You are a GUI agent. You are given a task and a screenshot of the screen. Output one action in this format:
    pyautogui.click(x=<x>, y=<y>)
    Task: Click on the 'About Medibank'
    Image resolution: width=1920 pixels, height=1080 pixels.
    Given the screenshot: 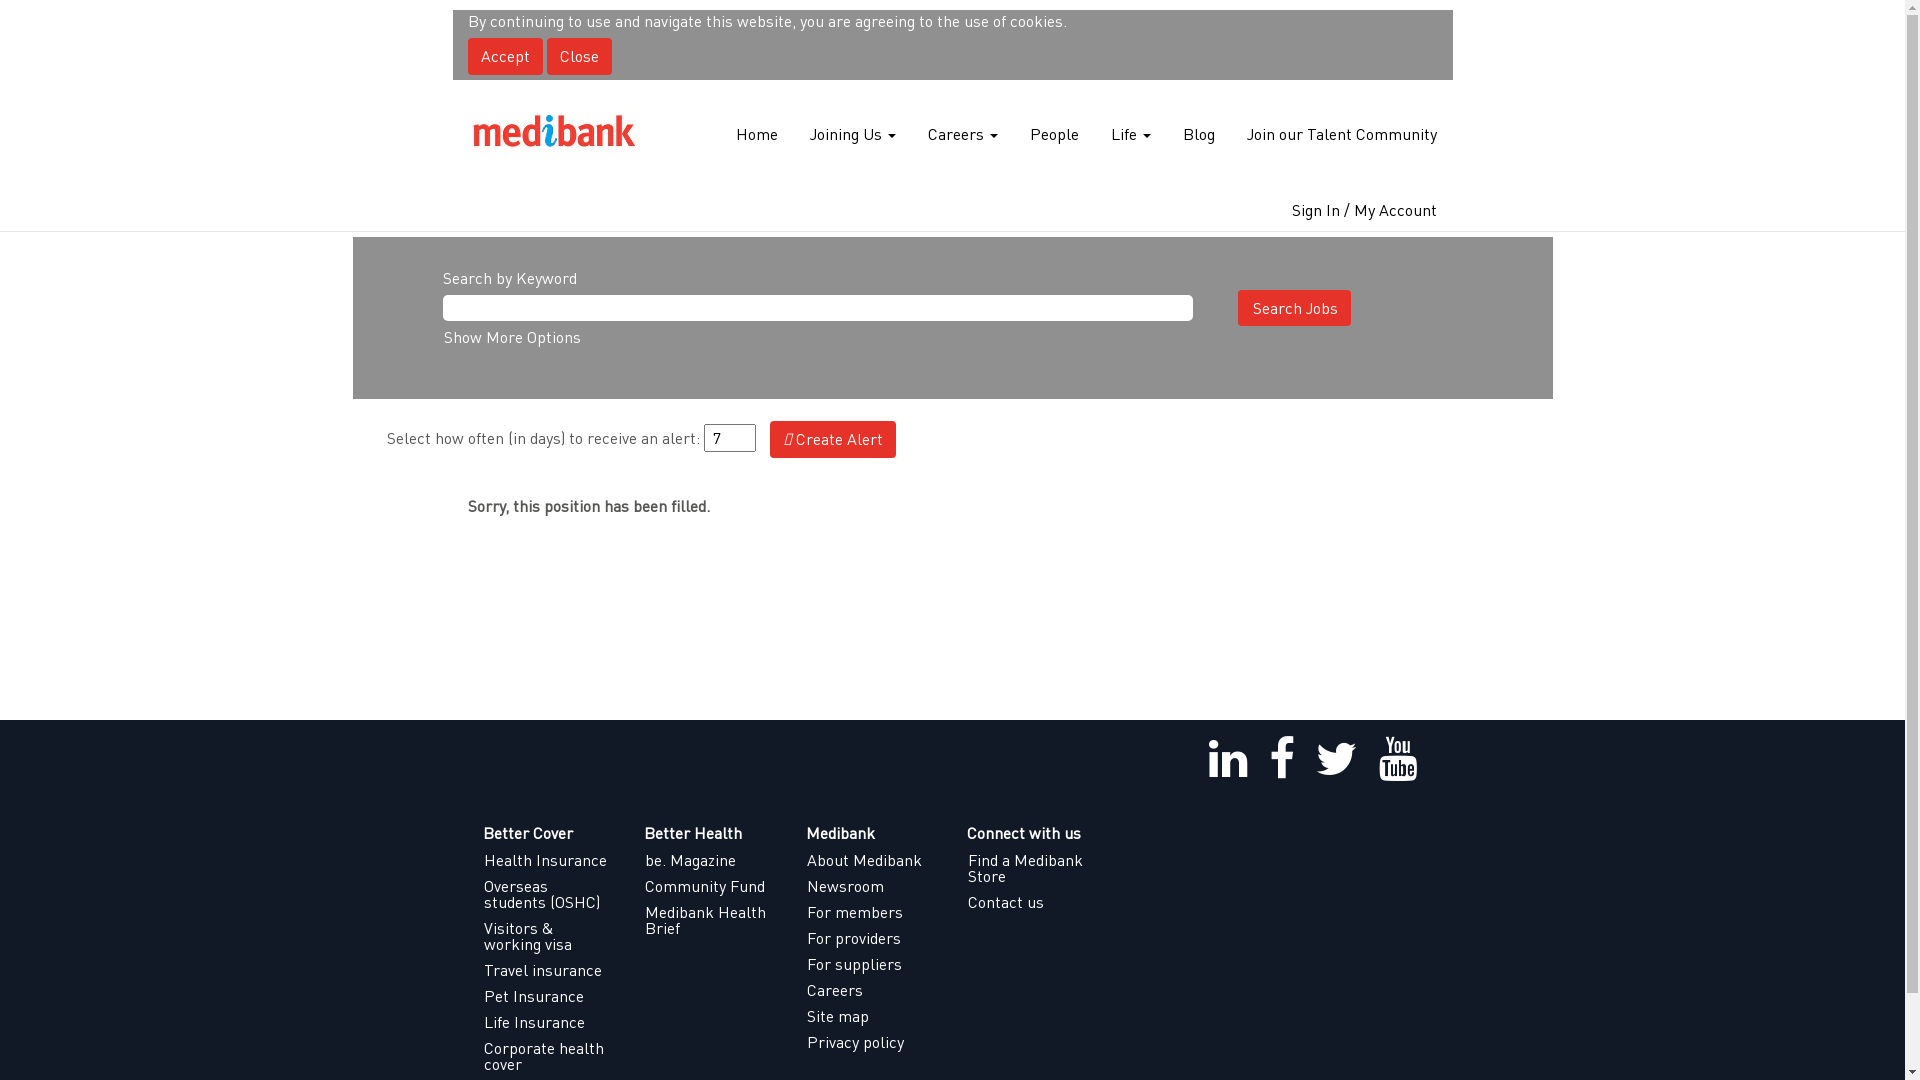 What is the action you would take?
    pyautogui.click(x=806, y=859)
    